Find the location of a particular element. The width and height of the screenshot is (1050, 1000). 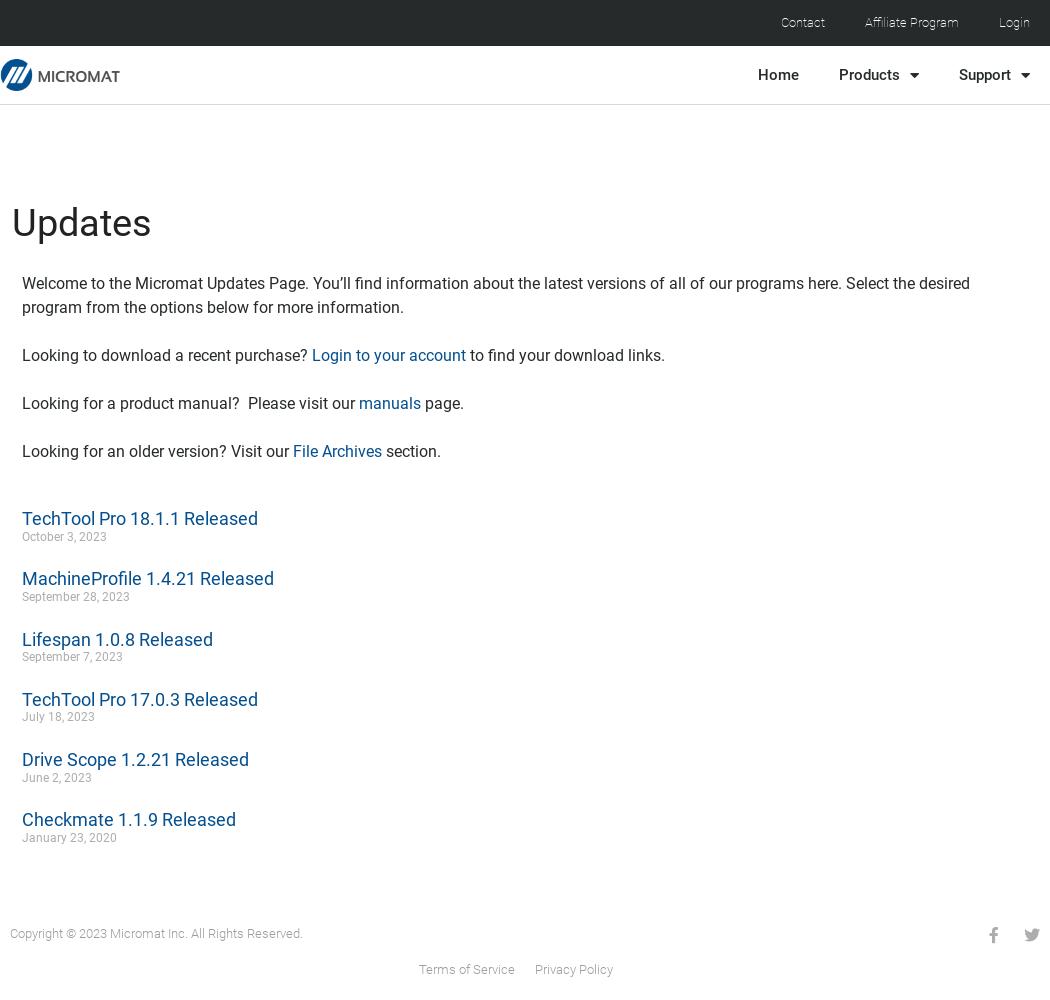

'Updates' is located at coordinates (82, 222).